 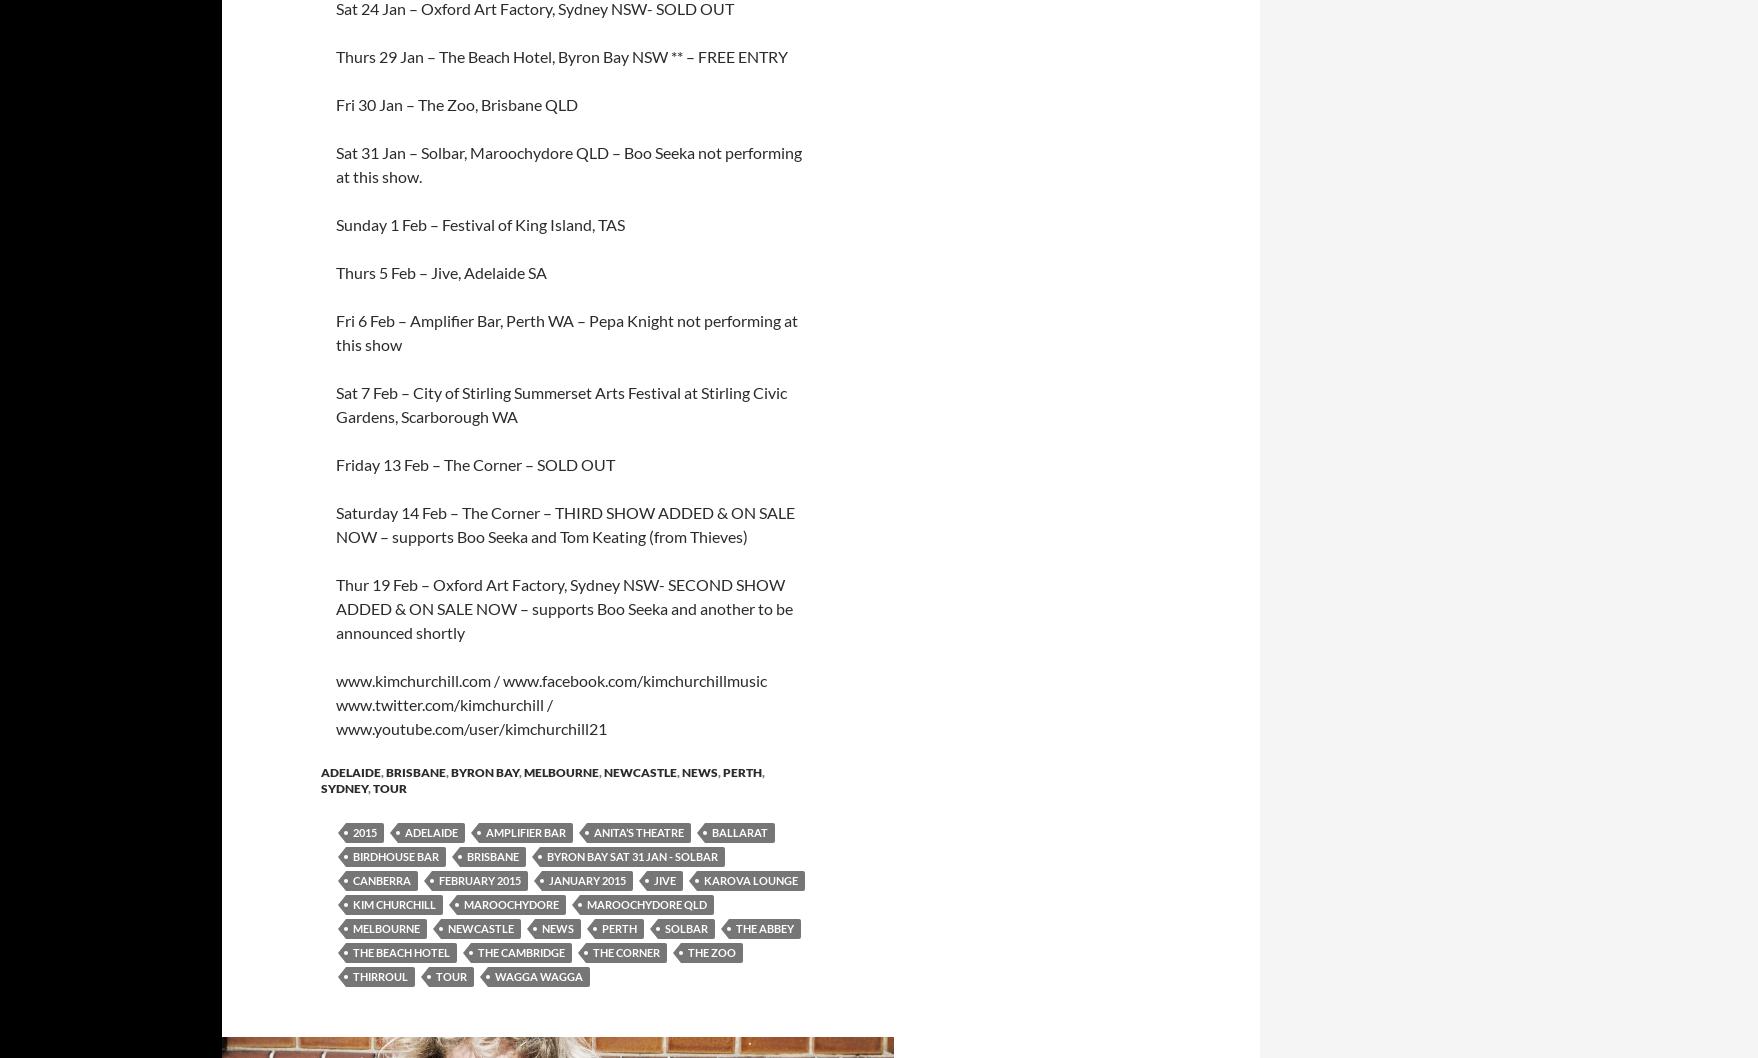 What do you see at coordinates (750, 879) in the screenshot?
I see `'Karova Lounge'` at bounding box center [750, 879].